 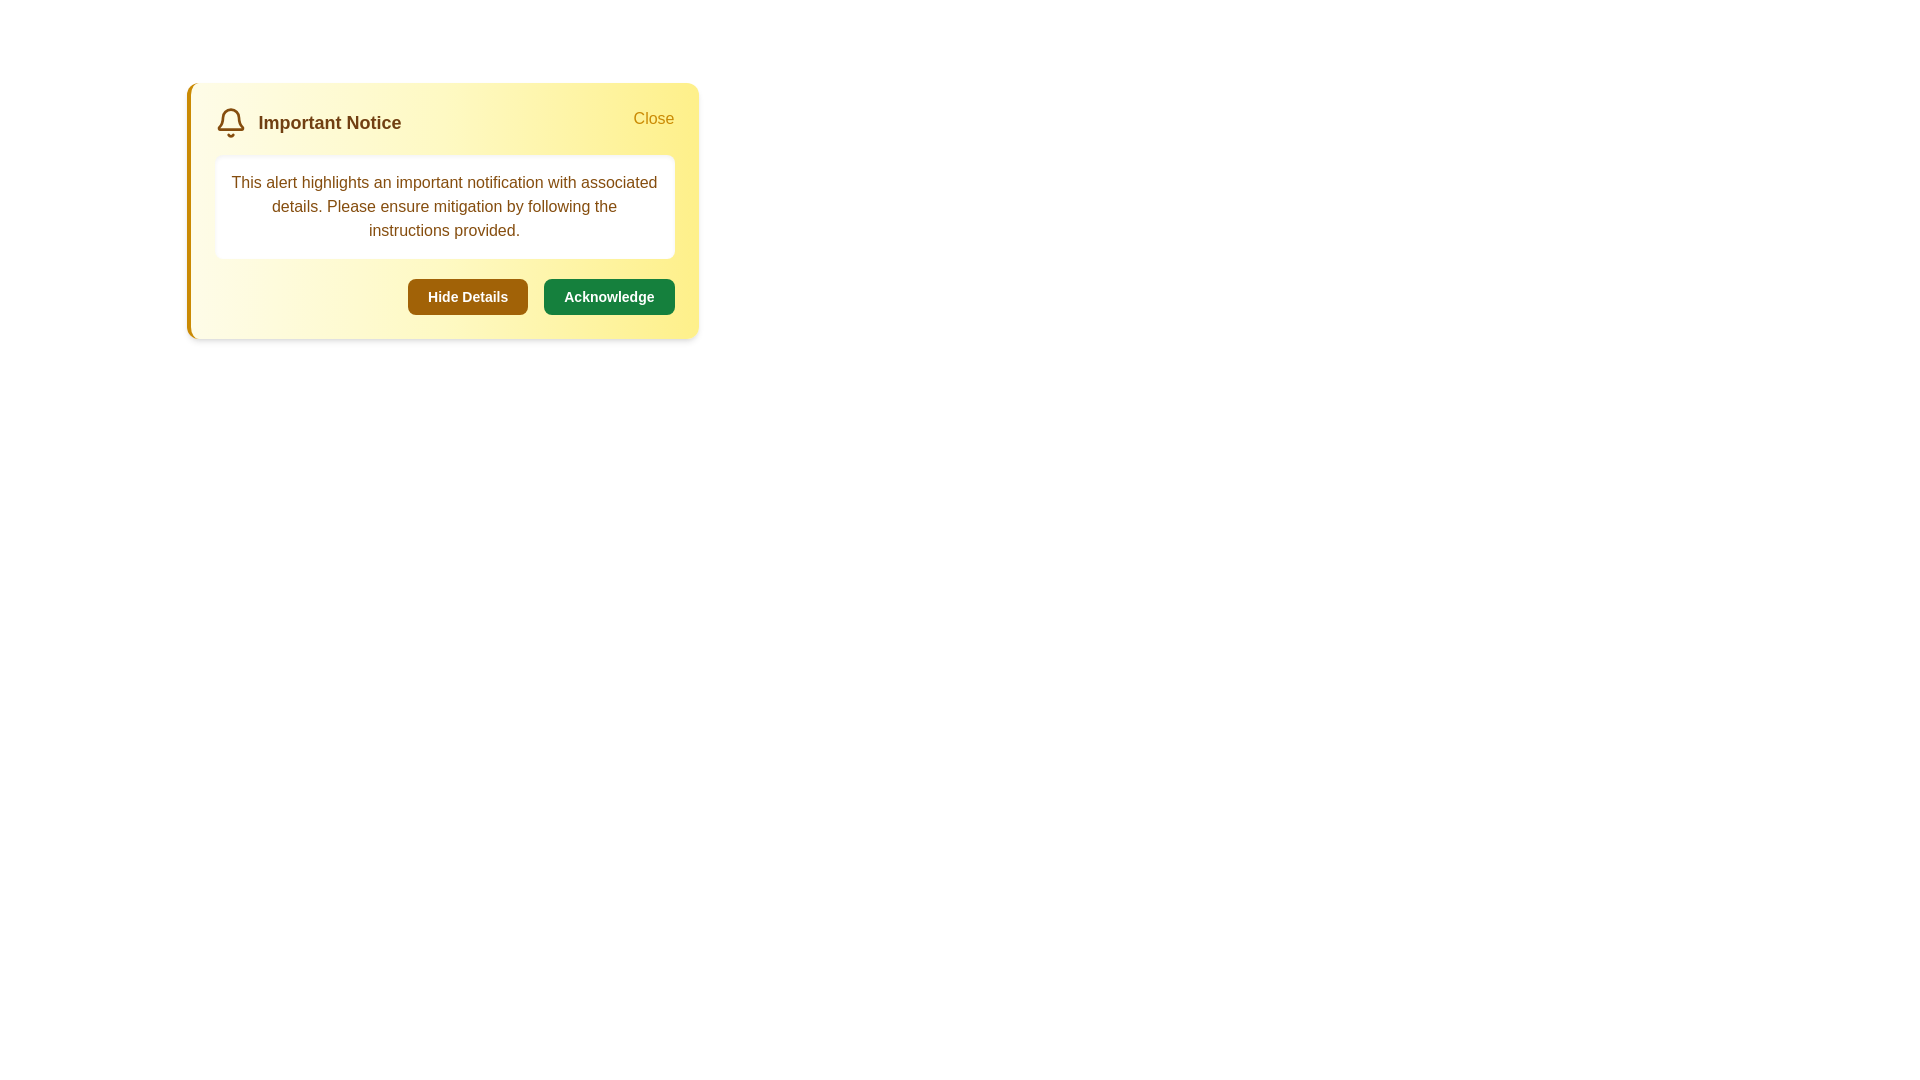 What do you see at coordinates (608, 297) in the screenshot?
I see `'Acknowledge' button to confirm the alert` at bounding box center [608, 297].